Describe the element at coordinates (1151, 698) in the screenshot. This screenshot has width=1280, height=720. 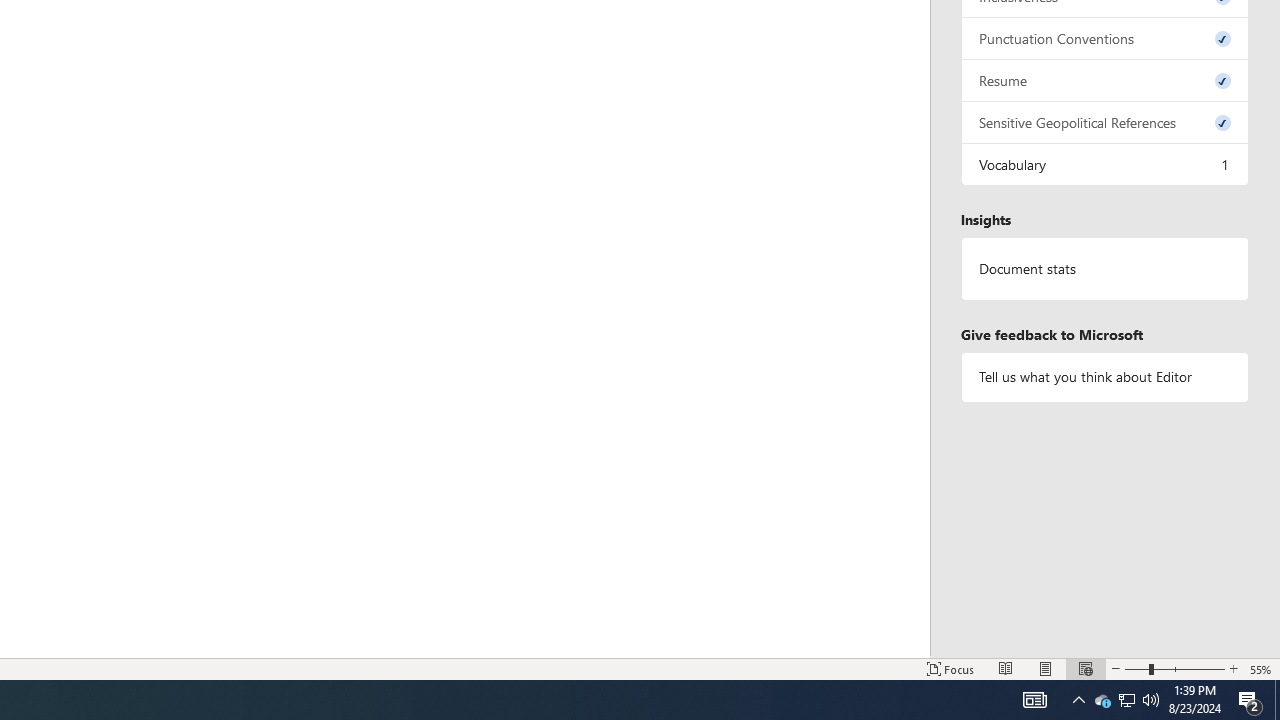
I see `'Q2790: 100%'` at that location.